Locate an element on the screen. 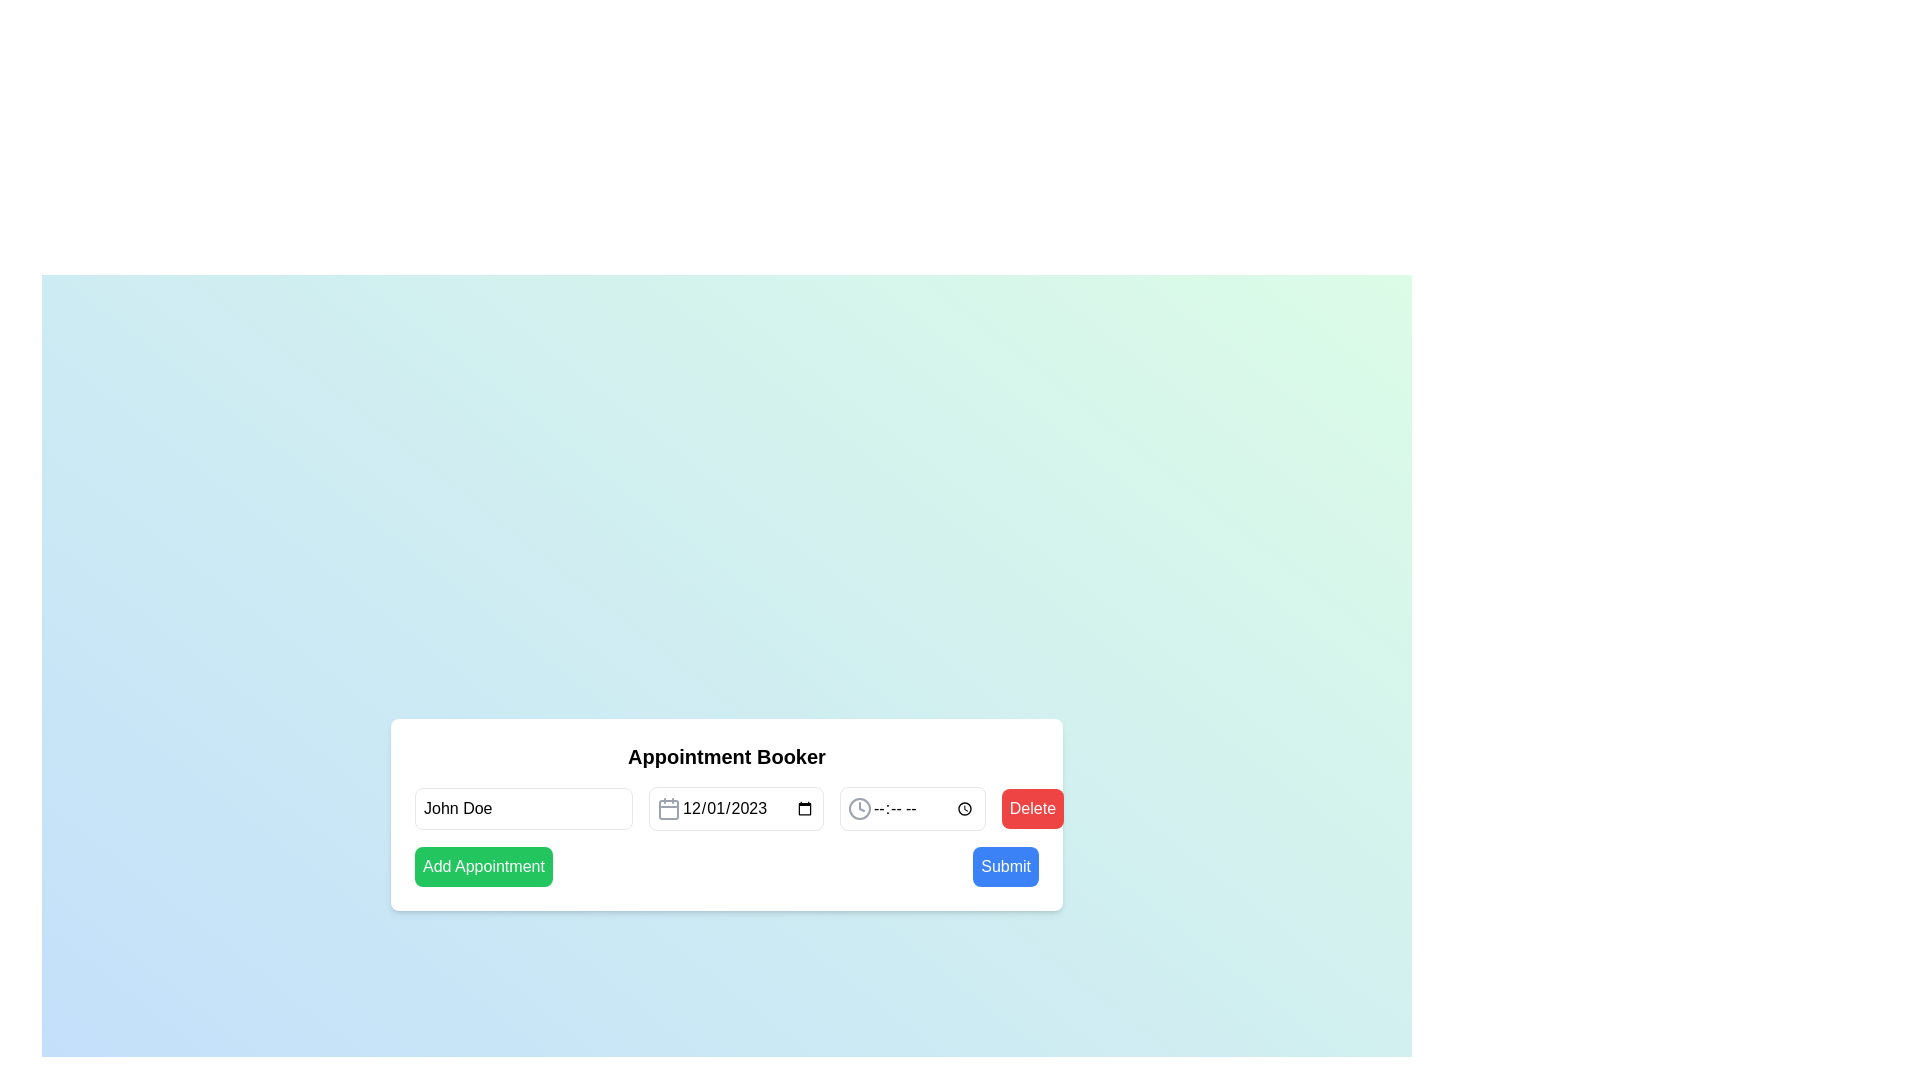  the Text header element located at the top of the white card in the appointment booking interface, which serves as a title or heading is located at coordinates (725, 756).